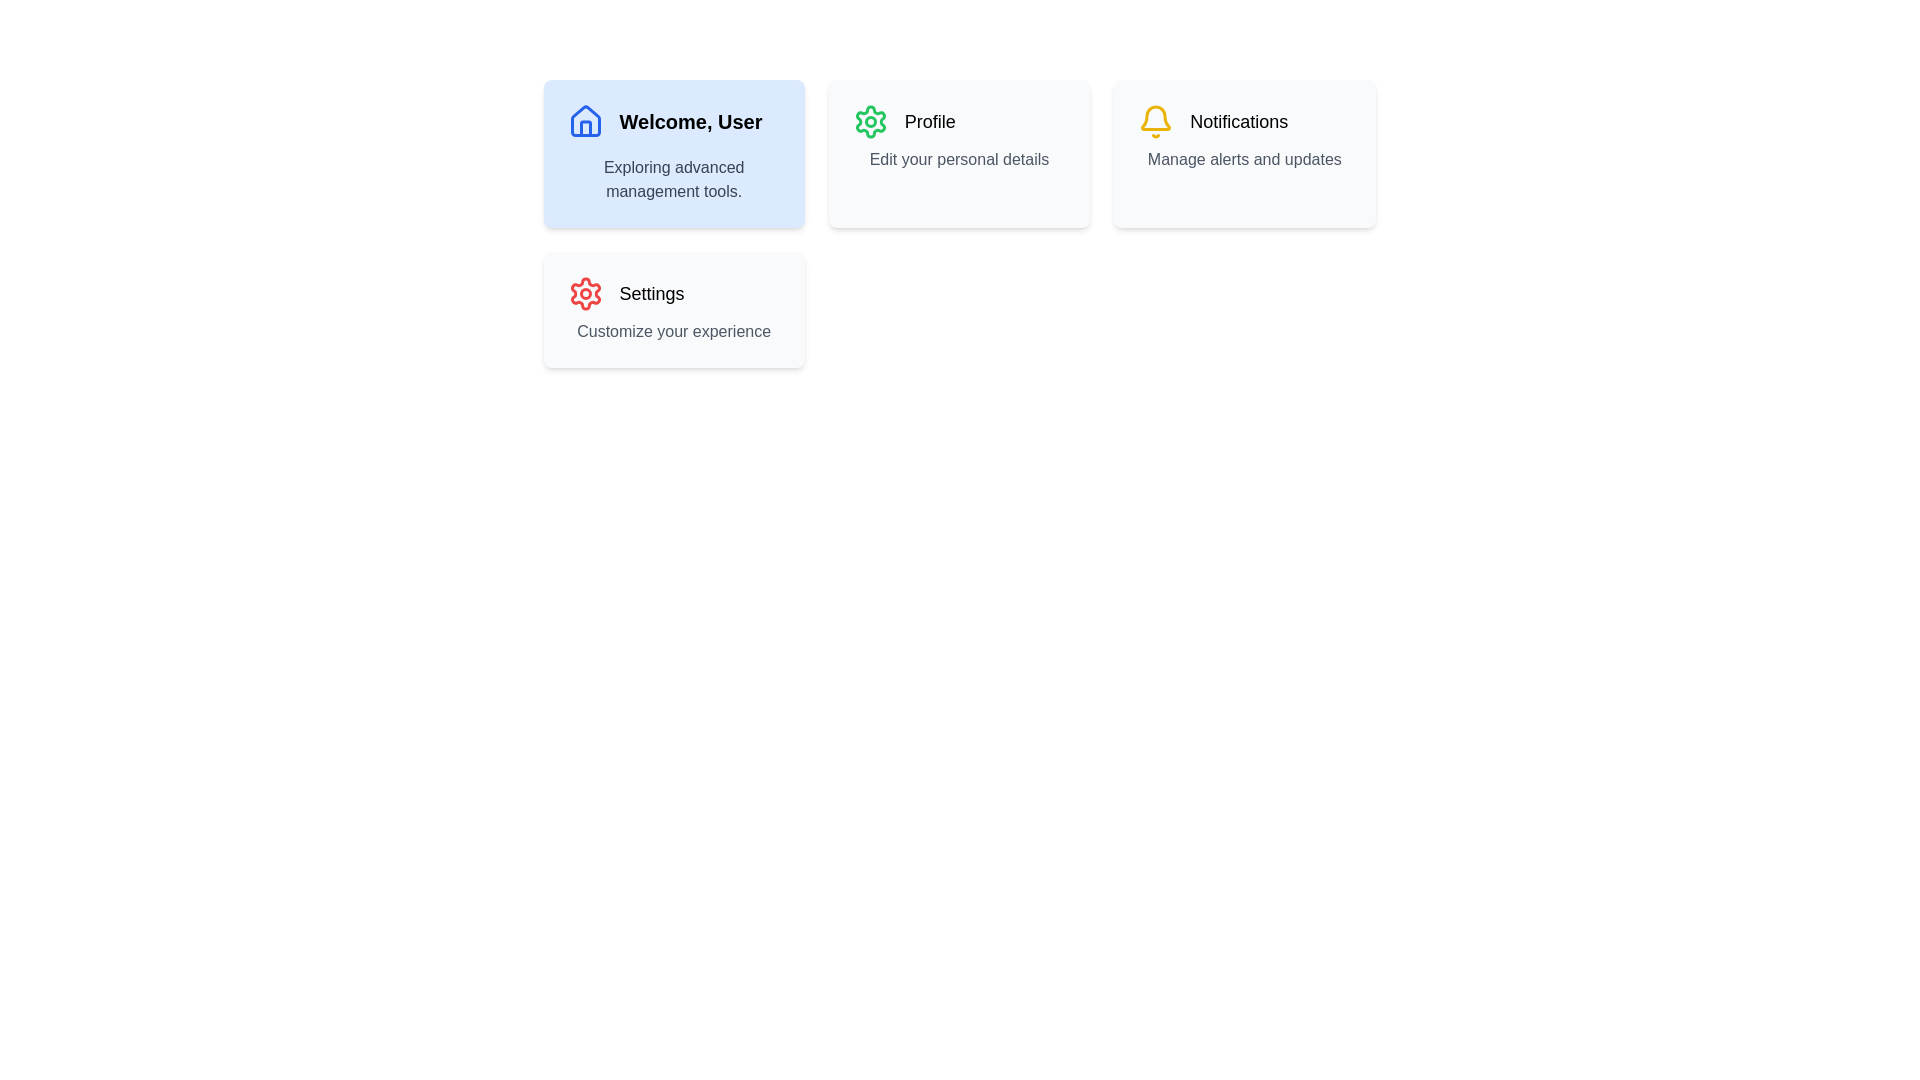 The height and width of the screenshot is (1080, 1920). Describe the element at coordinates (584, 293) in the screenshot. I see `the gear icon located in the top-left corner of the 'Settings' card` at that location.